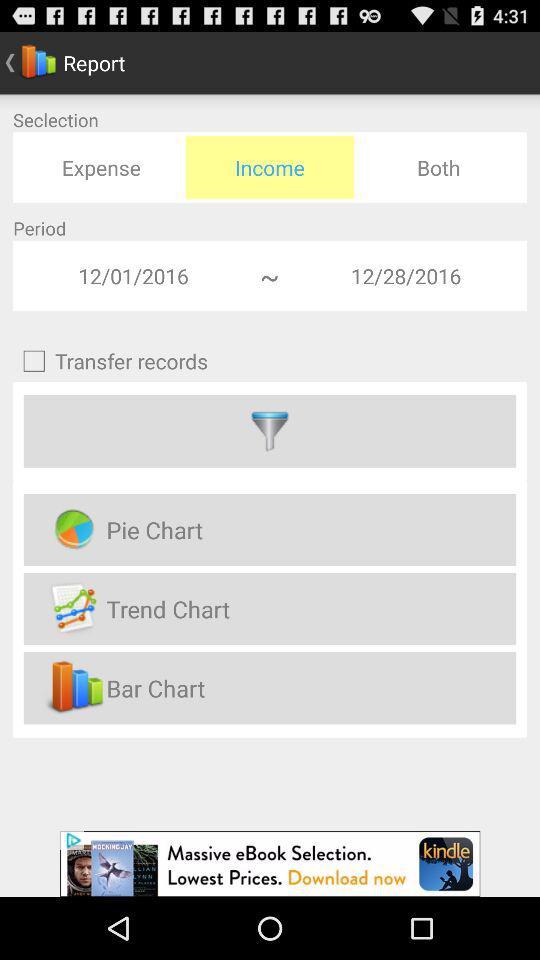 Image resolution: width=540 pixels, height=960 pixels. What do you see at coordinates (270, 431) in the screenshot?
I see `filter option` at bounding box center [270, 431].